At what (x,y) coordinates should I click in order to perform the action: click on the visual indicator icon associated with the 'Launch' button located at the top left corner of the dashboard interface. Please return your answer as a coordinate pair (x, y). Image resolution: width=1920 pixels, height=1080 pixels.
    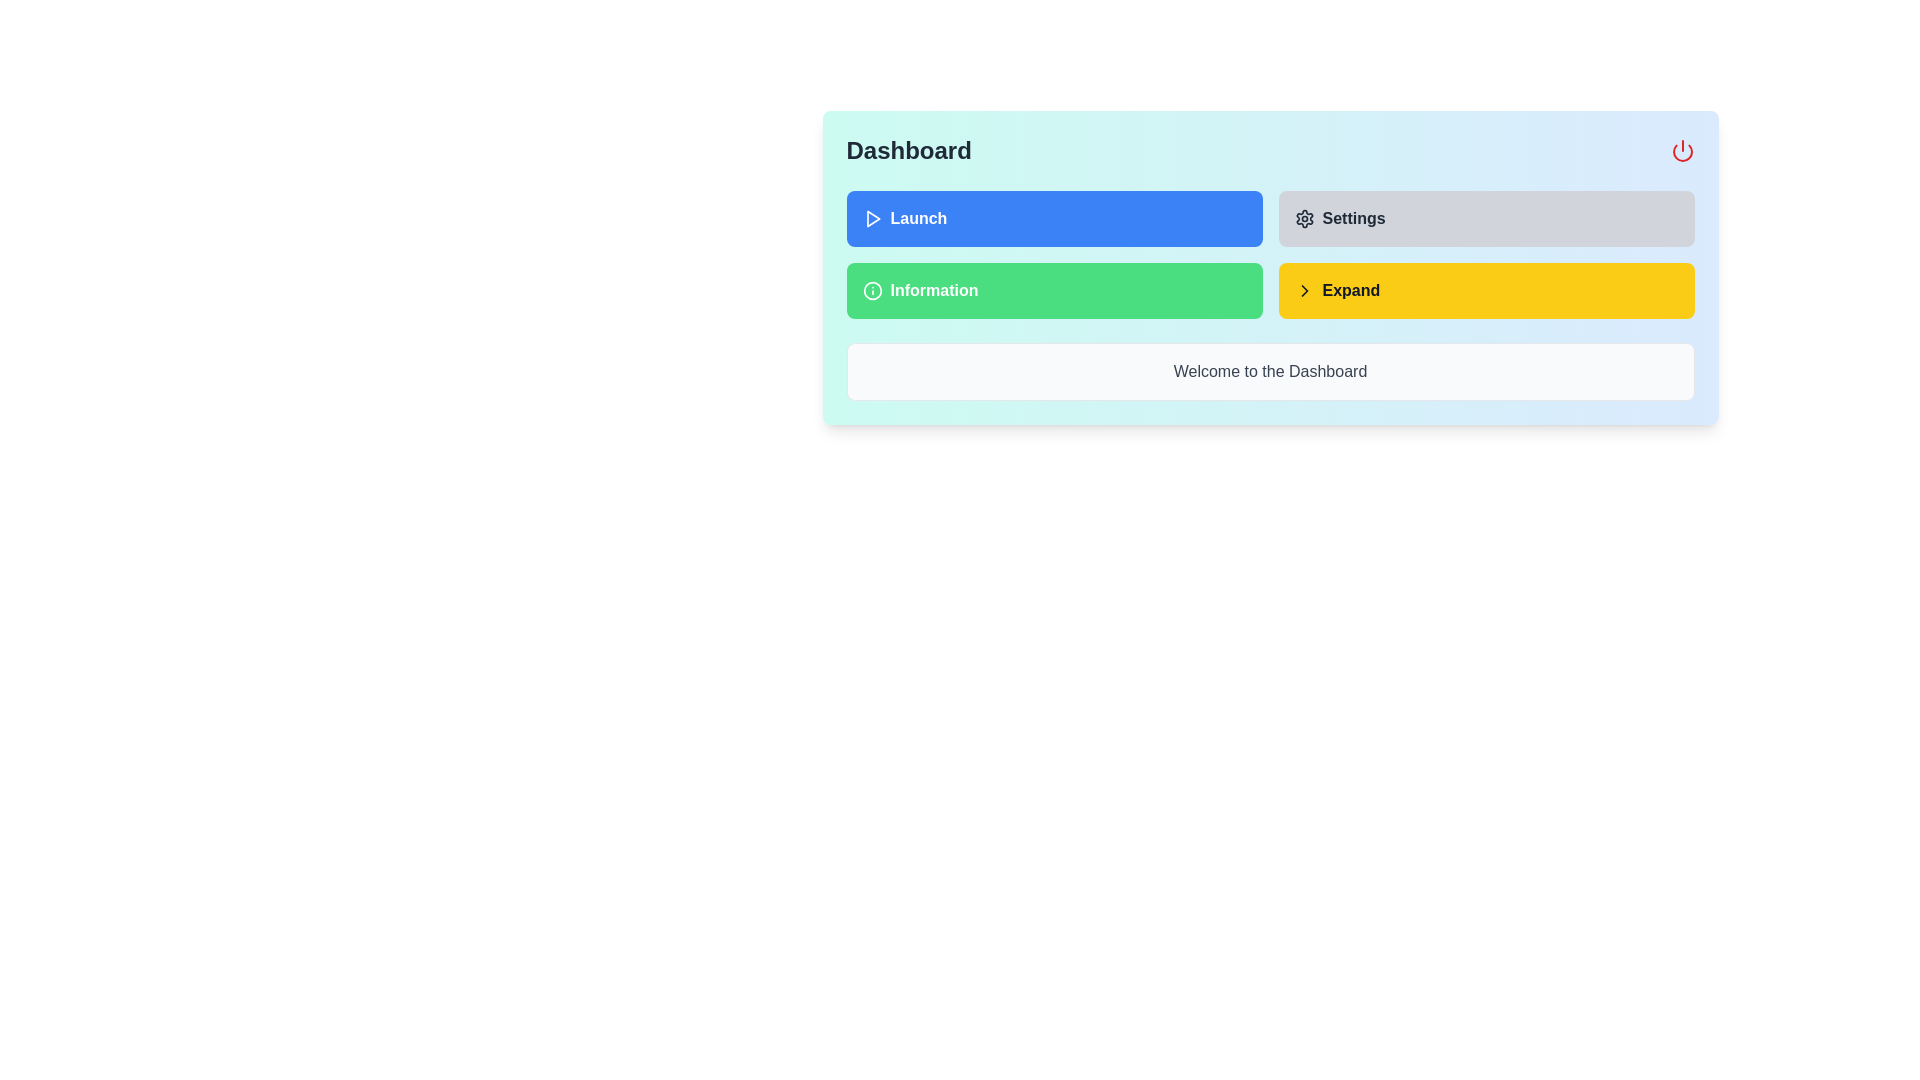
    Looking at the image, I should click on (873, 219).